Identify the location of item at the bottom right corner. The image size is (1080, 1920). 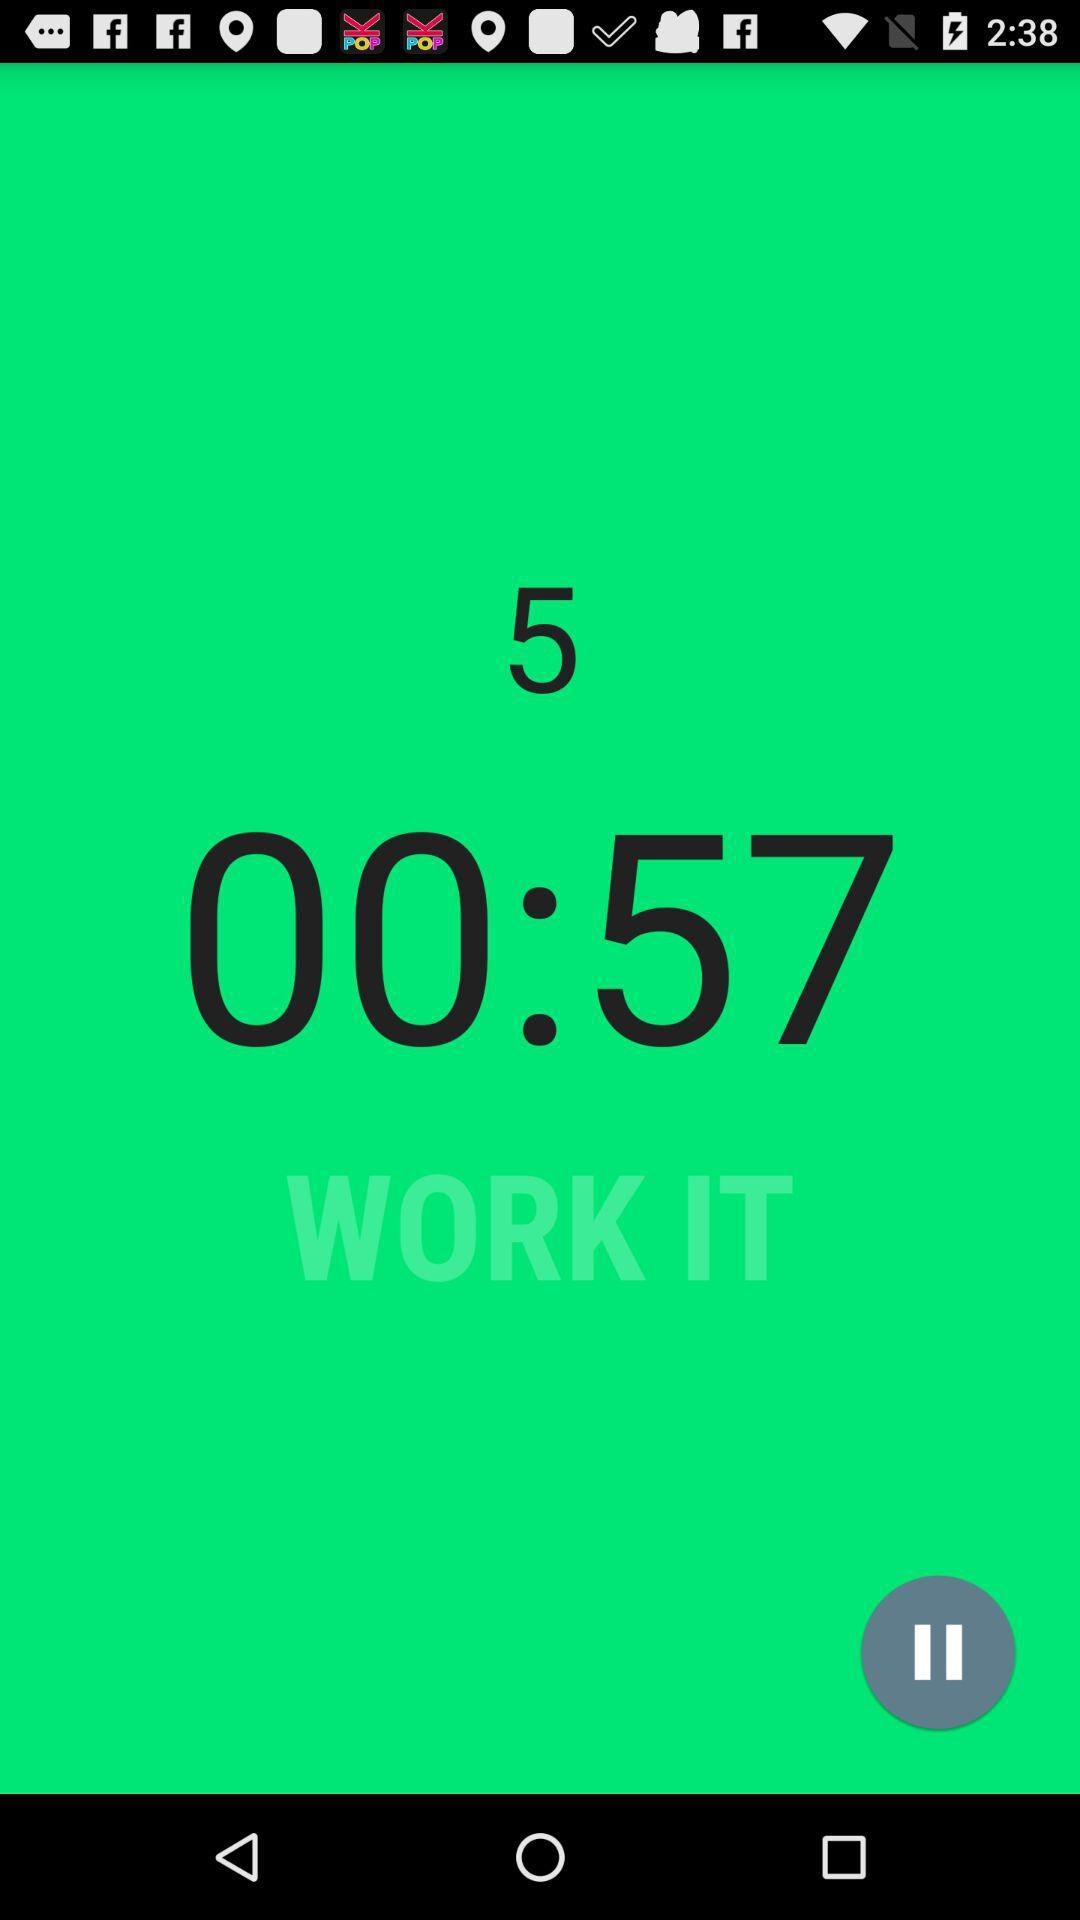
(938, 1652).